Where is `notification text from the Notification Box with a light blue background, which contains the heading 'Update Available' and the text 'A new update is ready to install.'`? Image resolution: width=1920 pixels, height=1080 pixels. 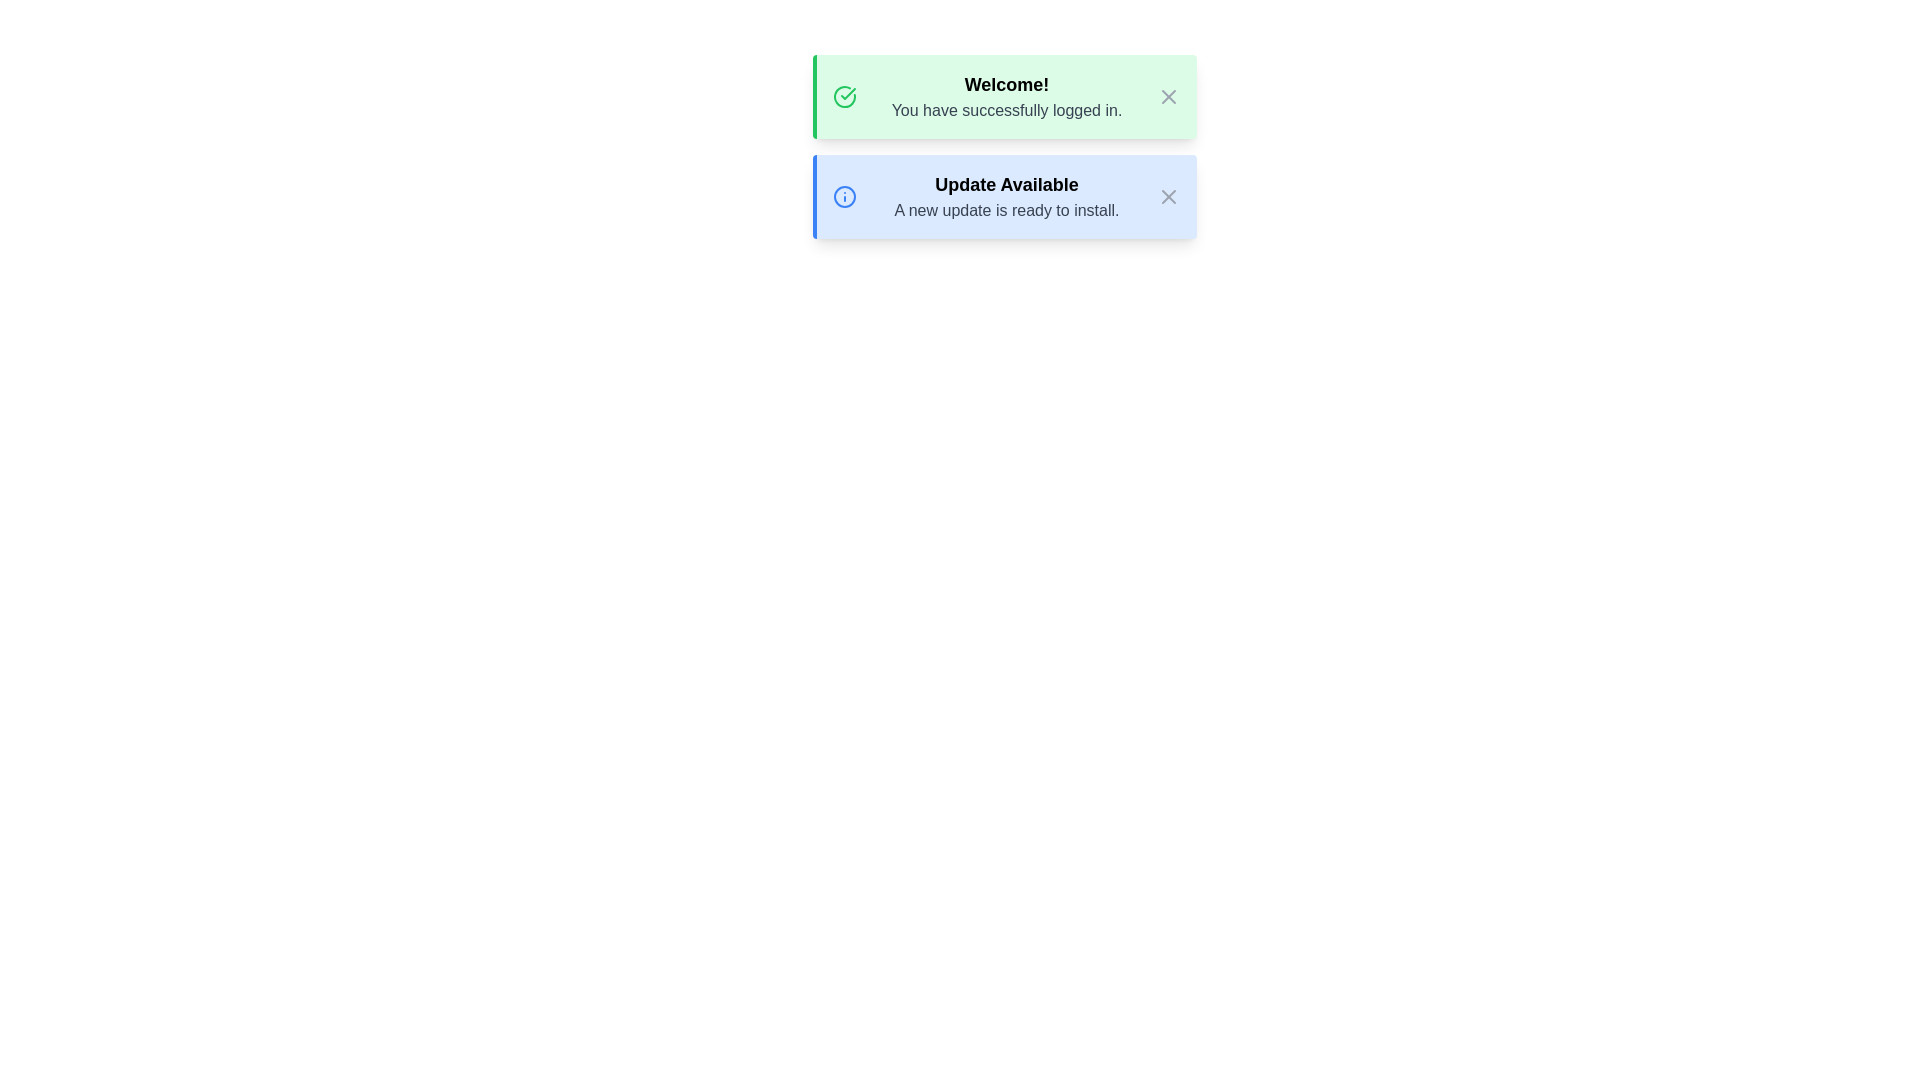
notification text from the Notification Box with a light blue background, which contains the heading 'Update Available' and the text 'A new update is ready to install.' is located at coordinates (1004, 196).